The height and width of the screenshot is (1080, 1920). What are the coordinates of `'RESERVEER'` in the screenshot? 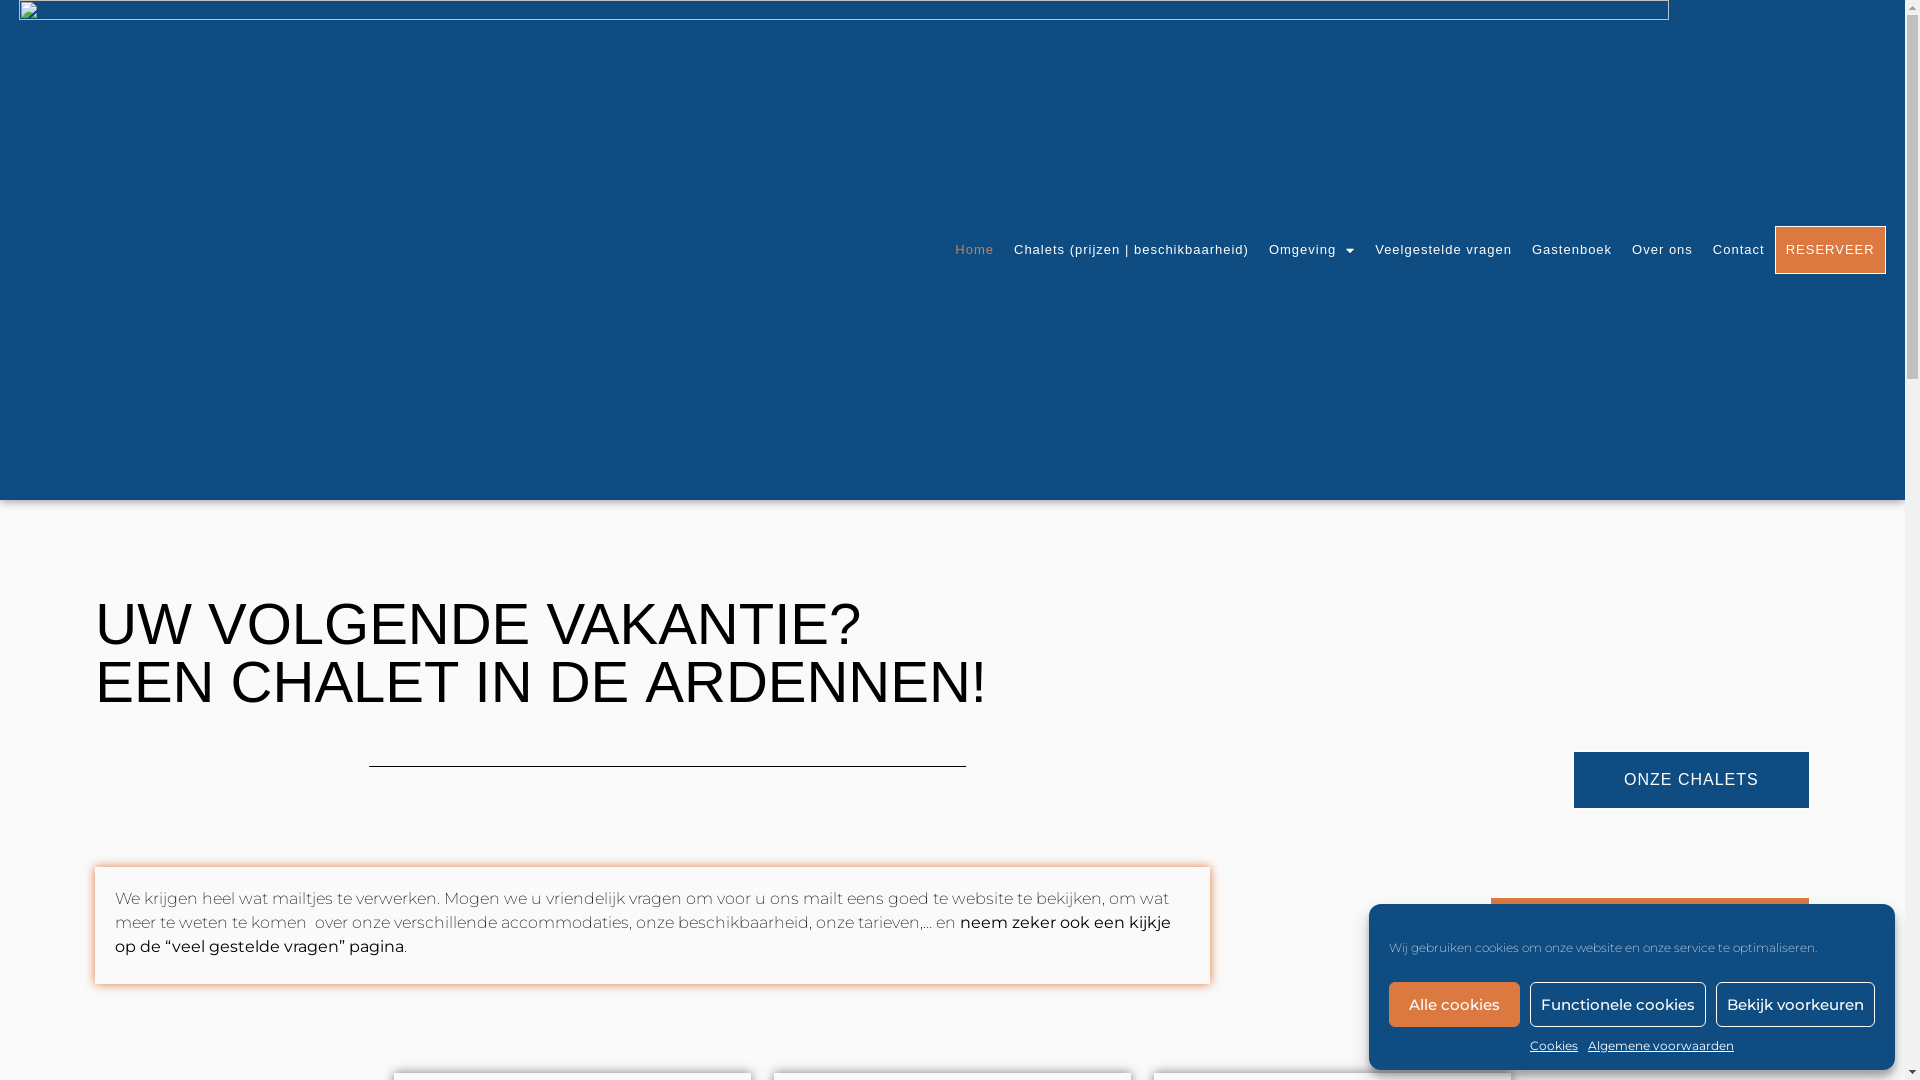 It's located at (1830, 249).